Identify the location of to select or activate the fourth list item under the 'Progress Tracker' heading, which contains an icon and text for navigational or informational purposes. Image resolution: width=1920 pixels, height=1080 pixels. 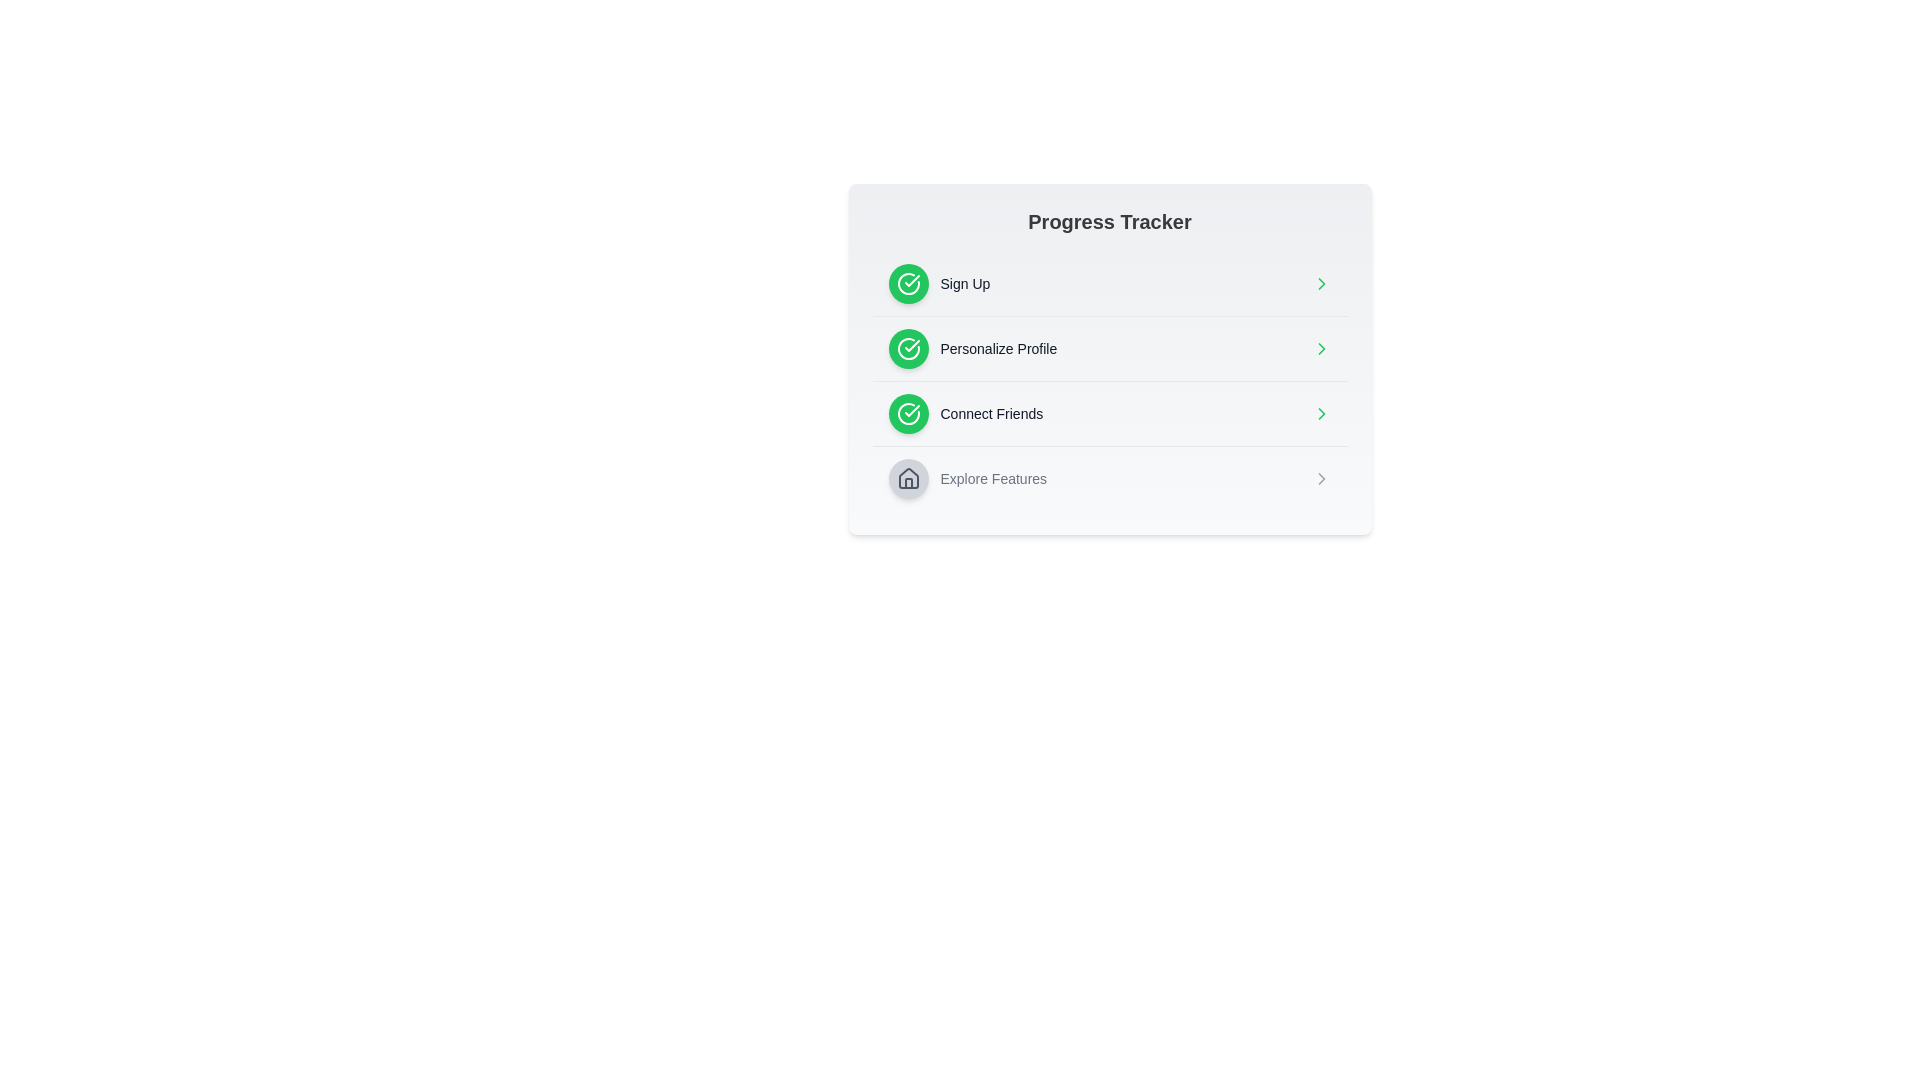
(967, 478).